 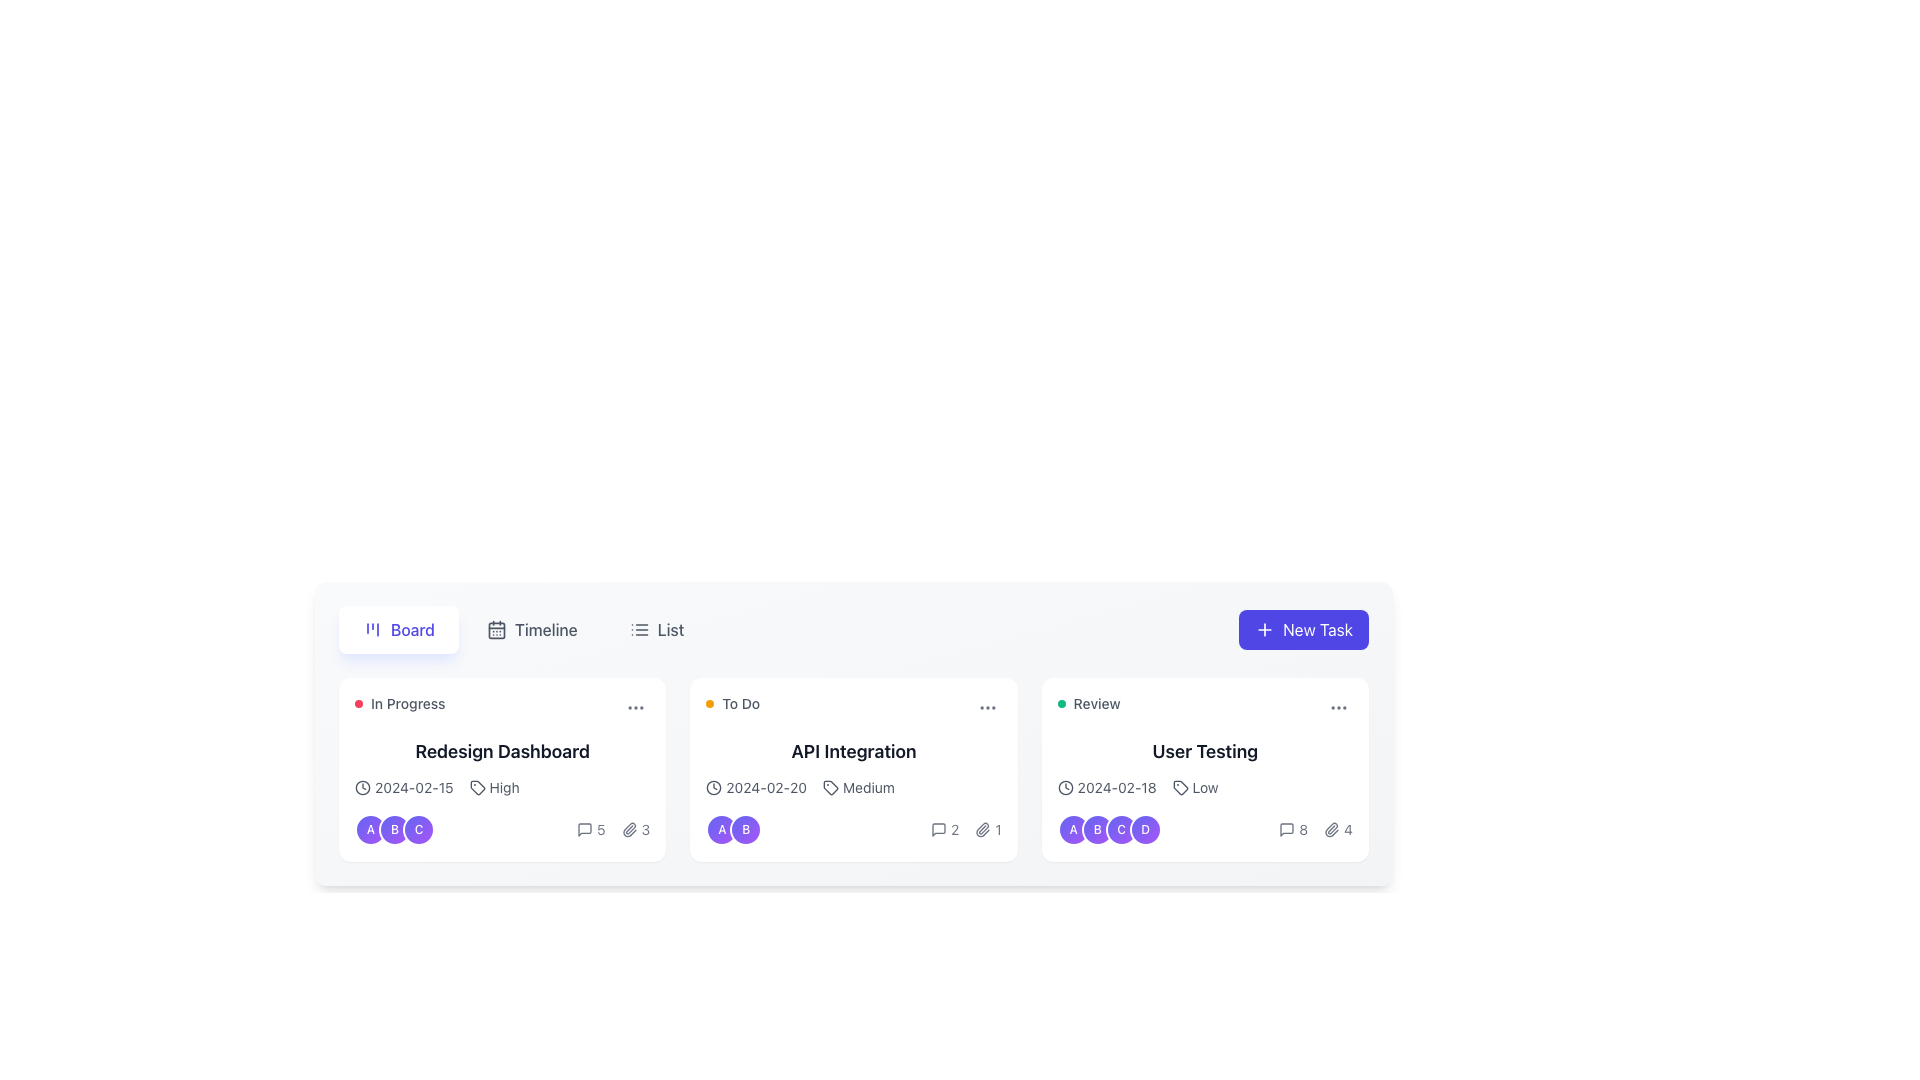 What do you see at coordinates (1287, 829) in the screenshot?
I see `the comment icon associated with the 'User Testing' task` at bounding box center [1287, 829].